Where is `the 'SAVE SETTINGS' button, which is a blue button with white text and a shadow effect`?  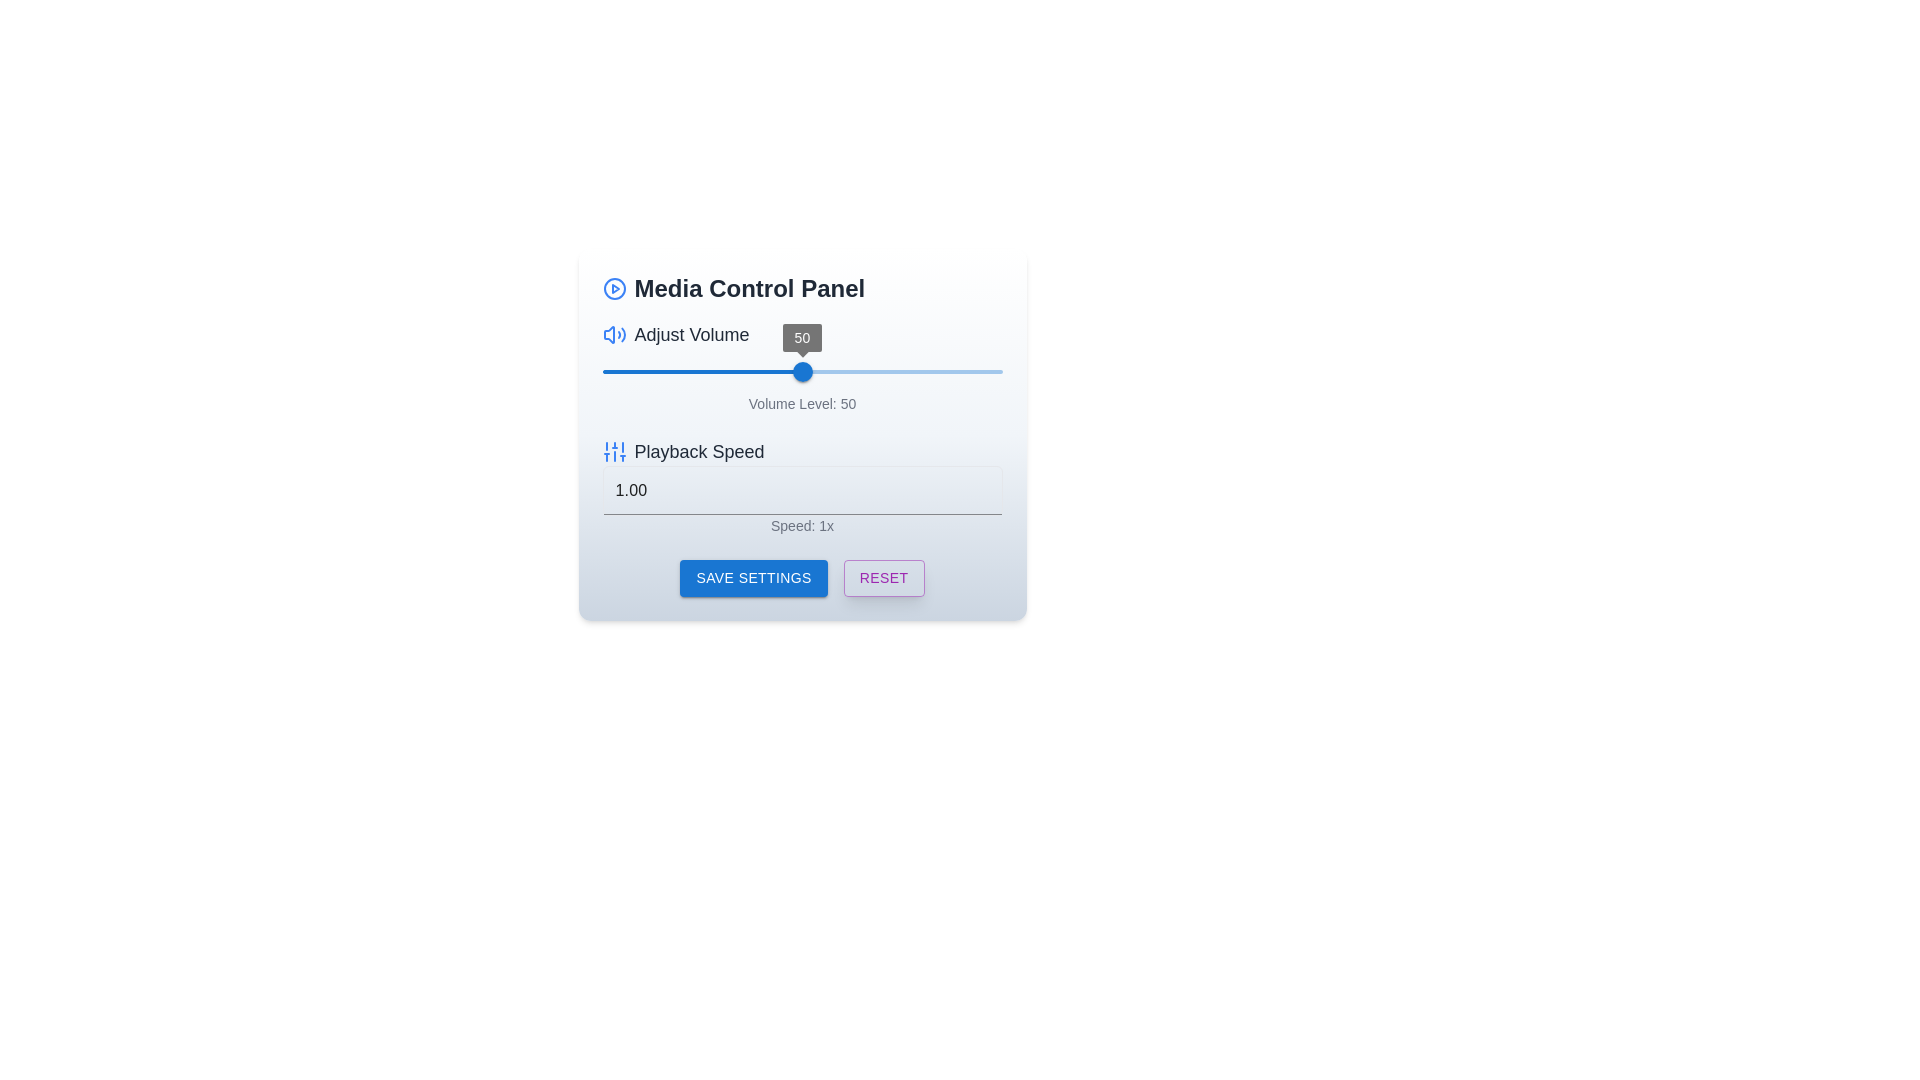
the 'SAVE SETTINGS' button, which is a blue button with white text and a shadow effect is located at coordinates (753, 578).